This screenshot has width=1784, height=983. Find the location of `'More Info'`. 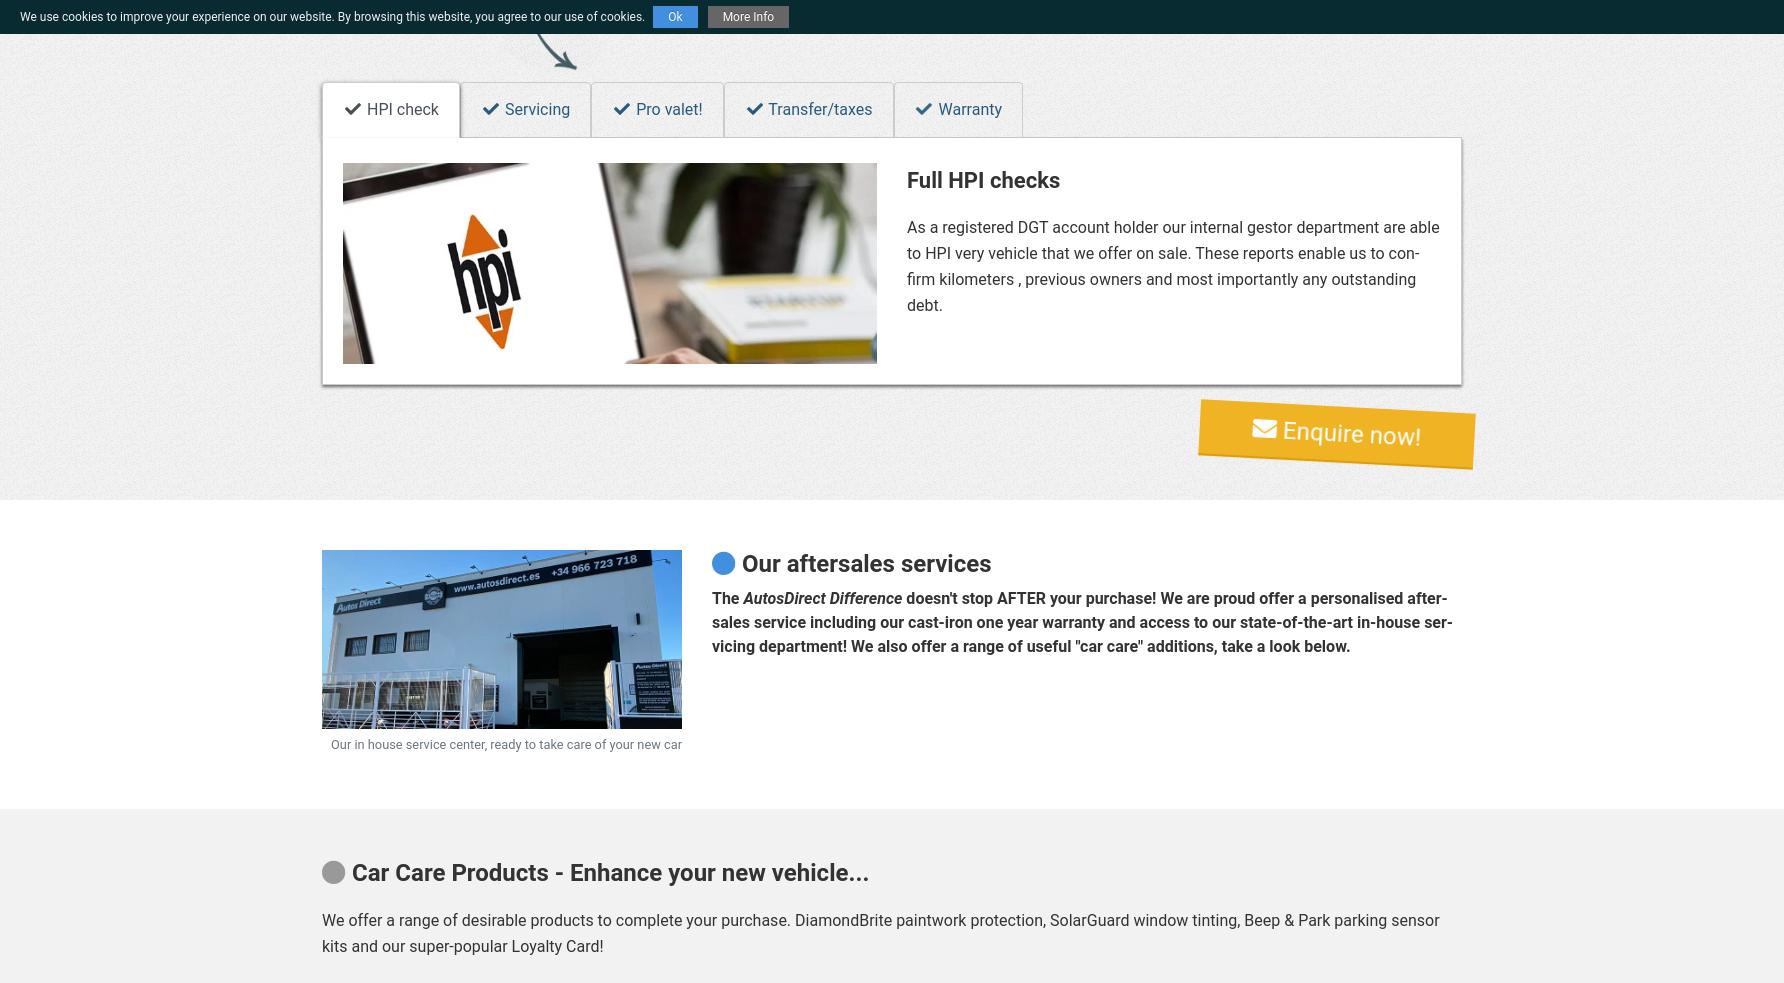

'More Info' is located at coordinates (748, 16).